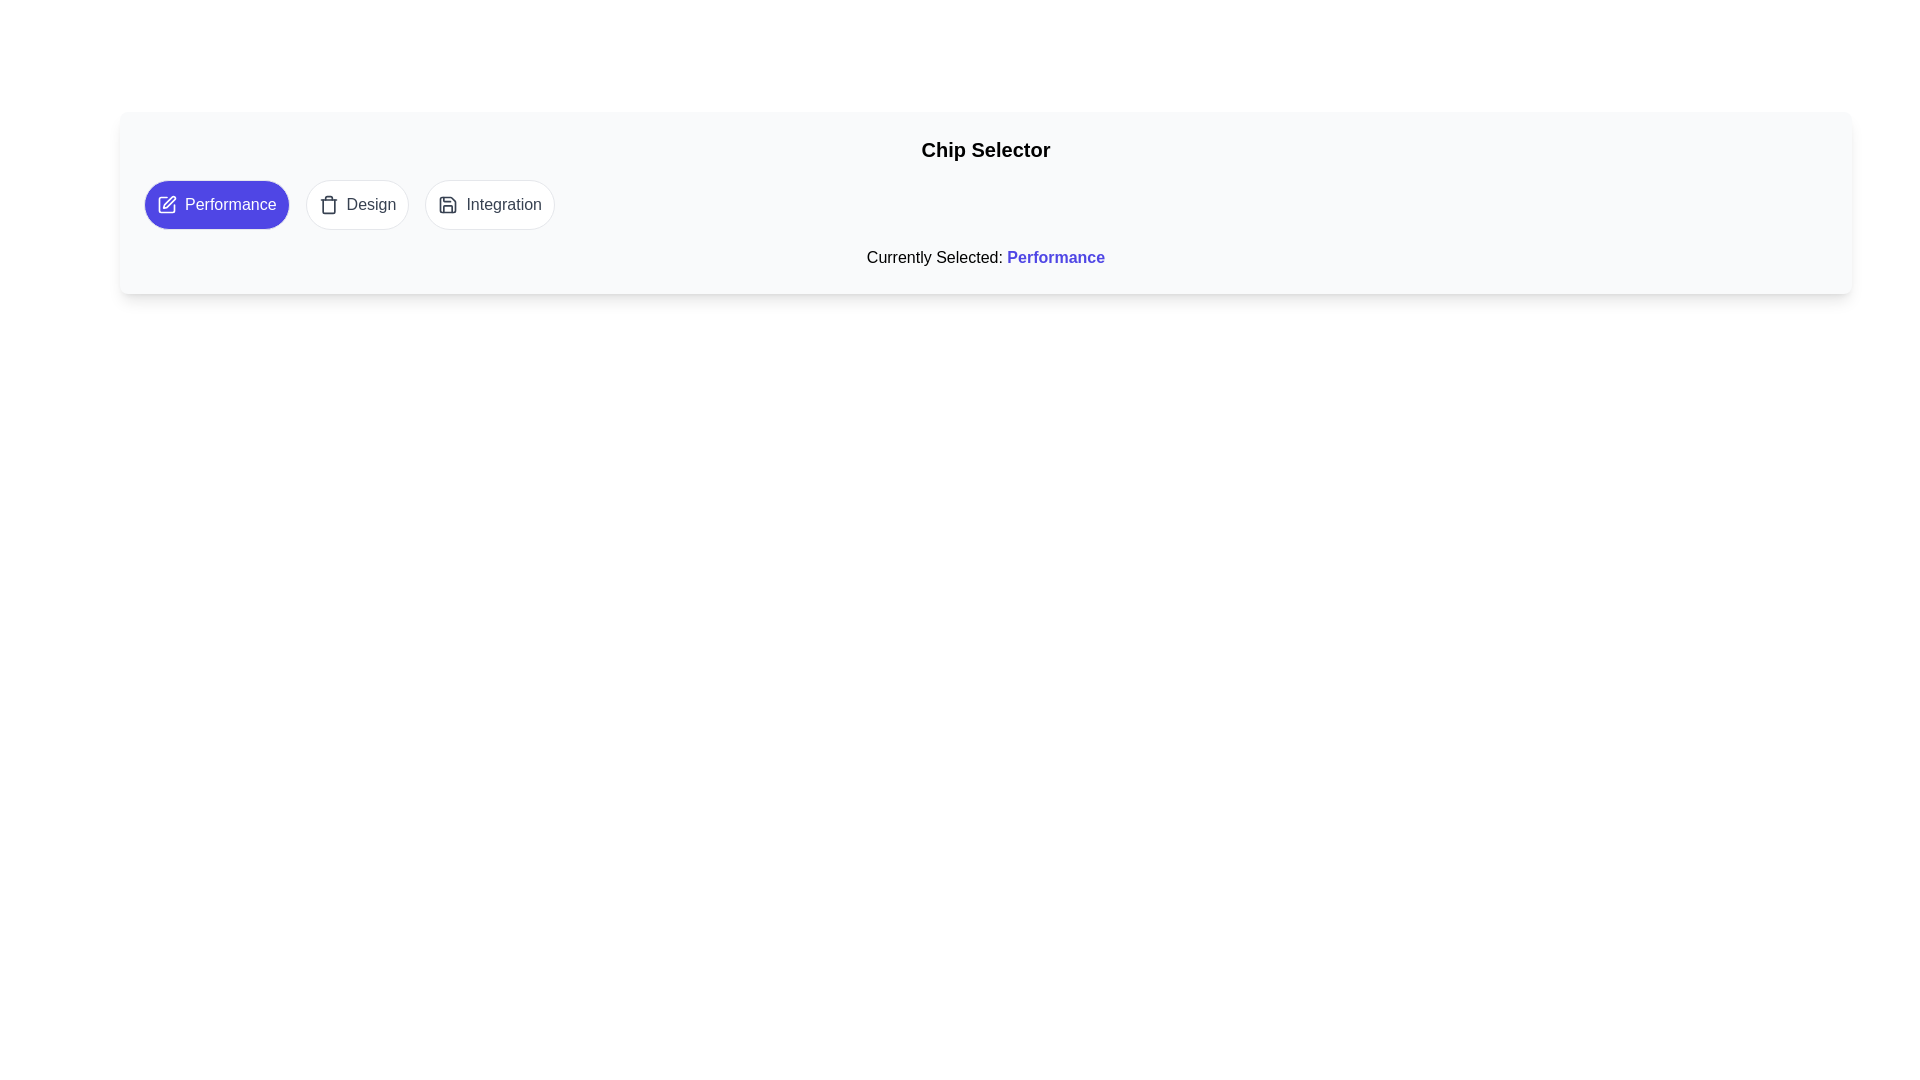  What do you see at coordinates (489, 204) in the screenshot?
I see `the chip labeled 'Integration' to select it` at bounding box center [489, 204].